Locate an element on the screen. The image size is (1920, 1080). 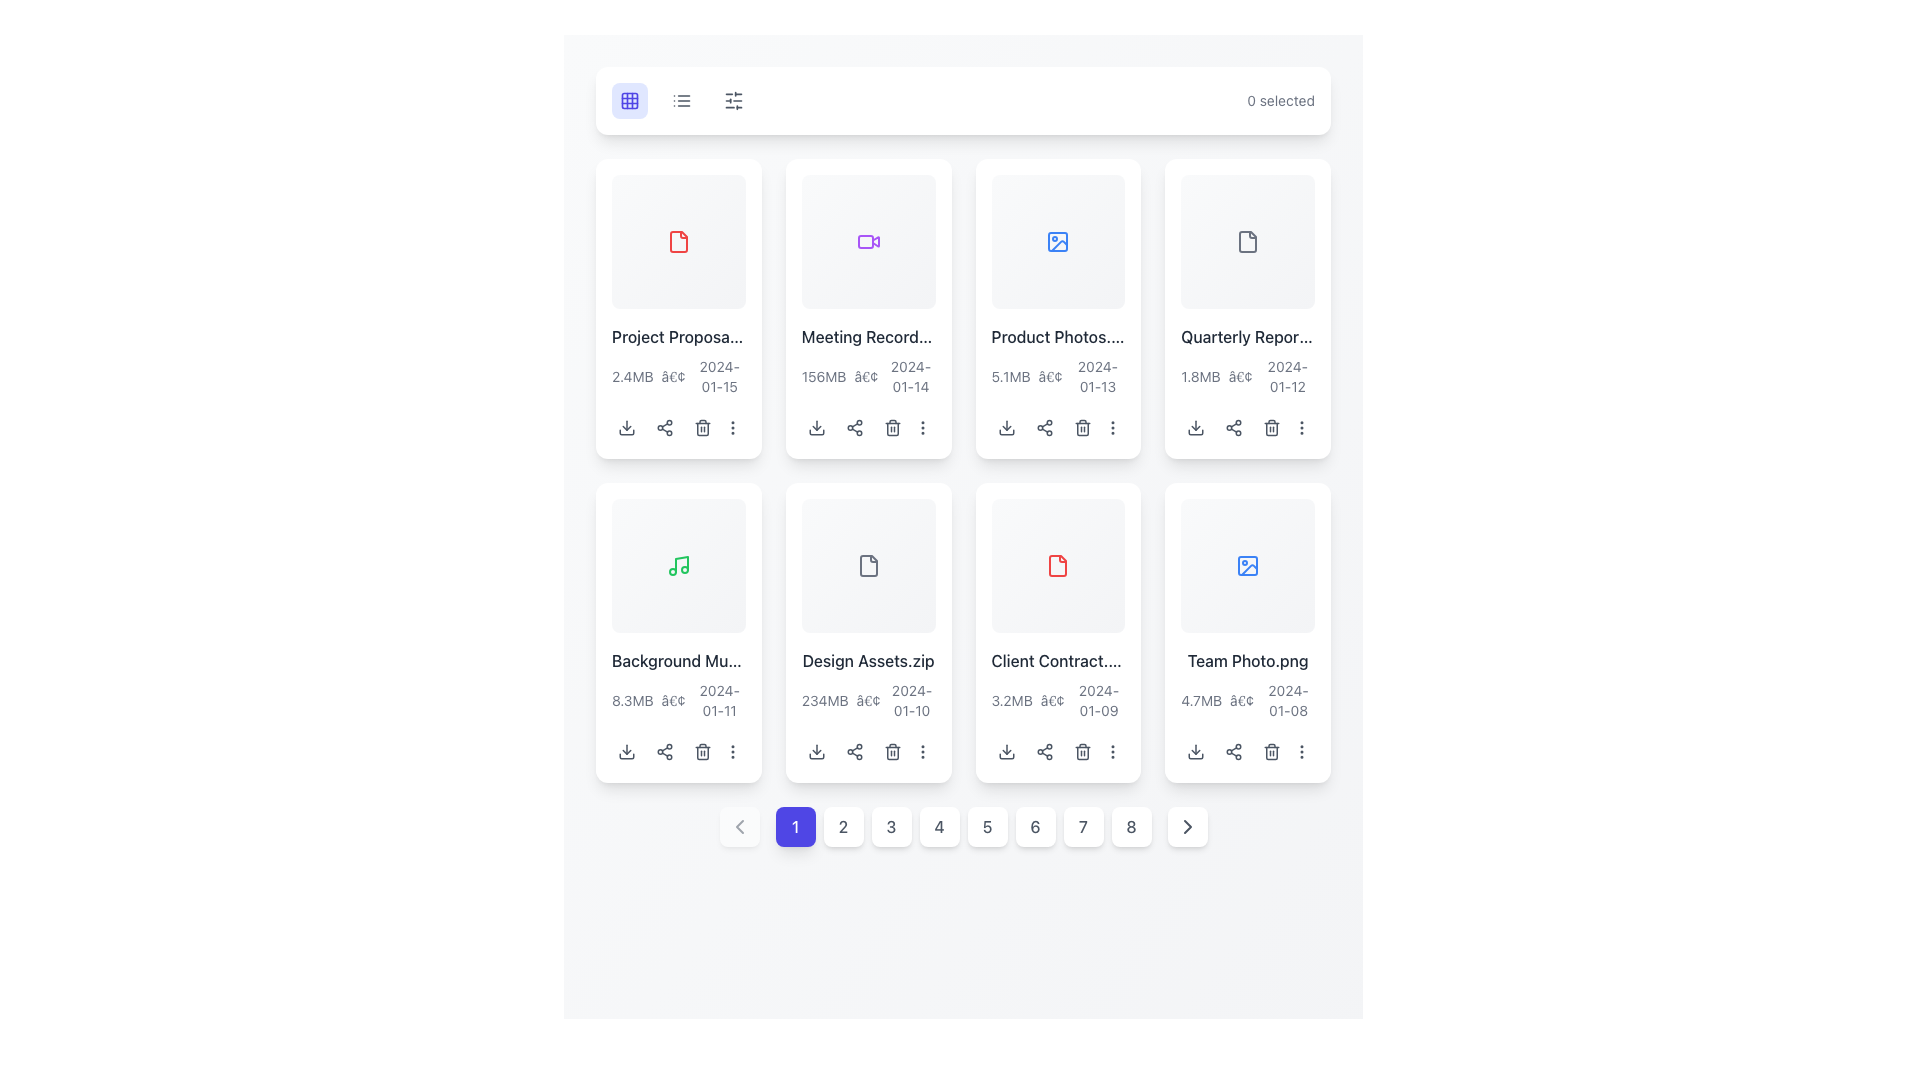
the trash icon button, which is the third interactive option in a row below the 'Team Photo.png' file card is located at coordinates (1271, 751).